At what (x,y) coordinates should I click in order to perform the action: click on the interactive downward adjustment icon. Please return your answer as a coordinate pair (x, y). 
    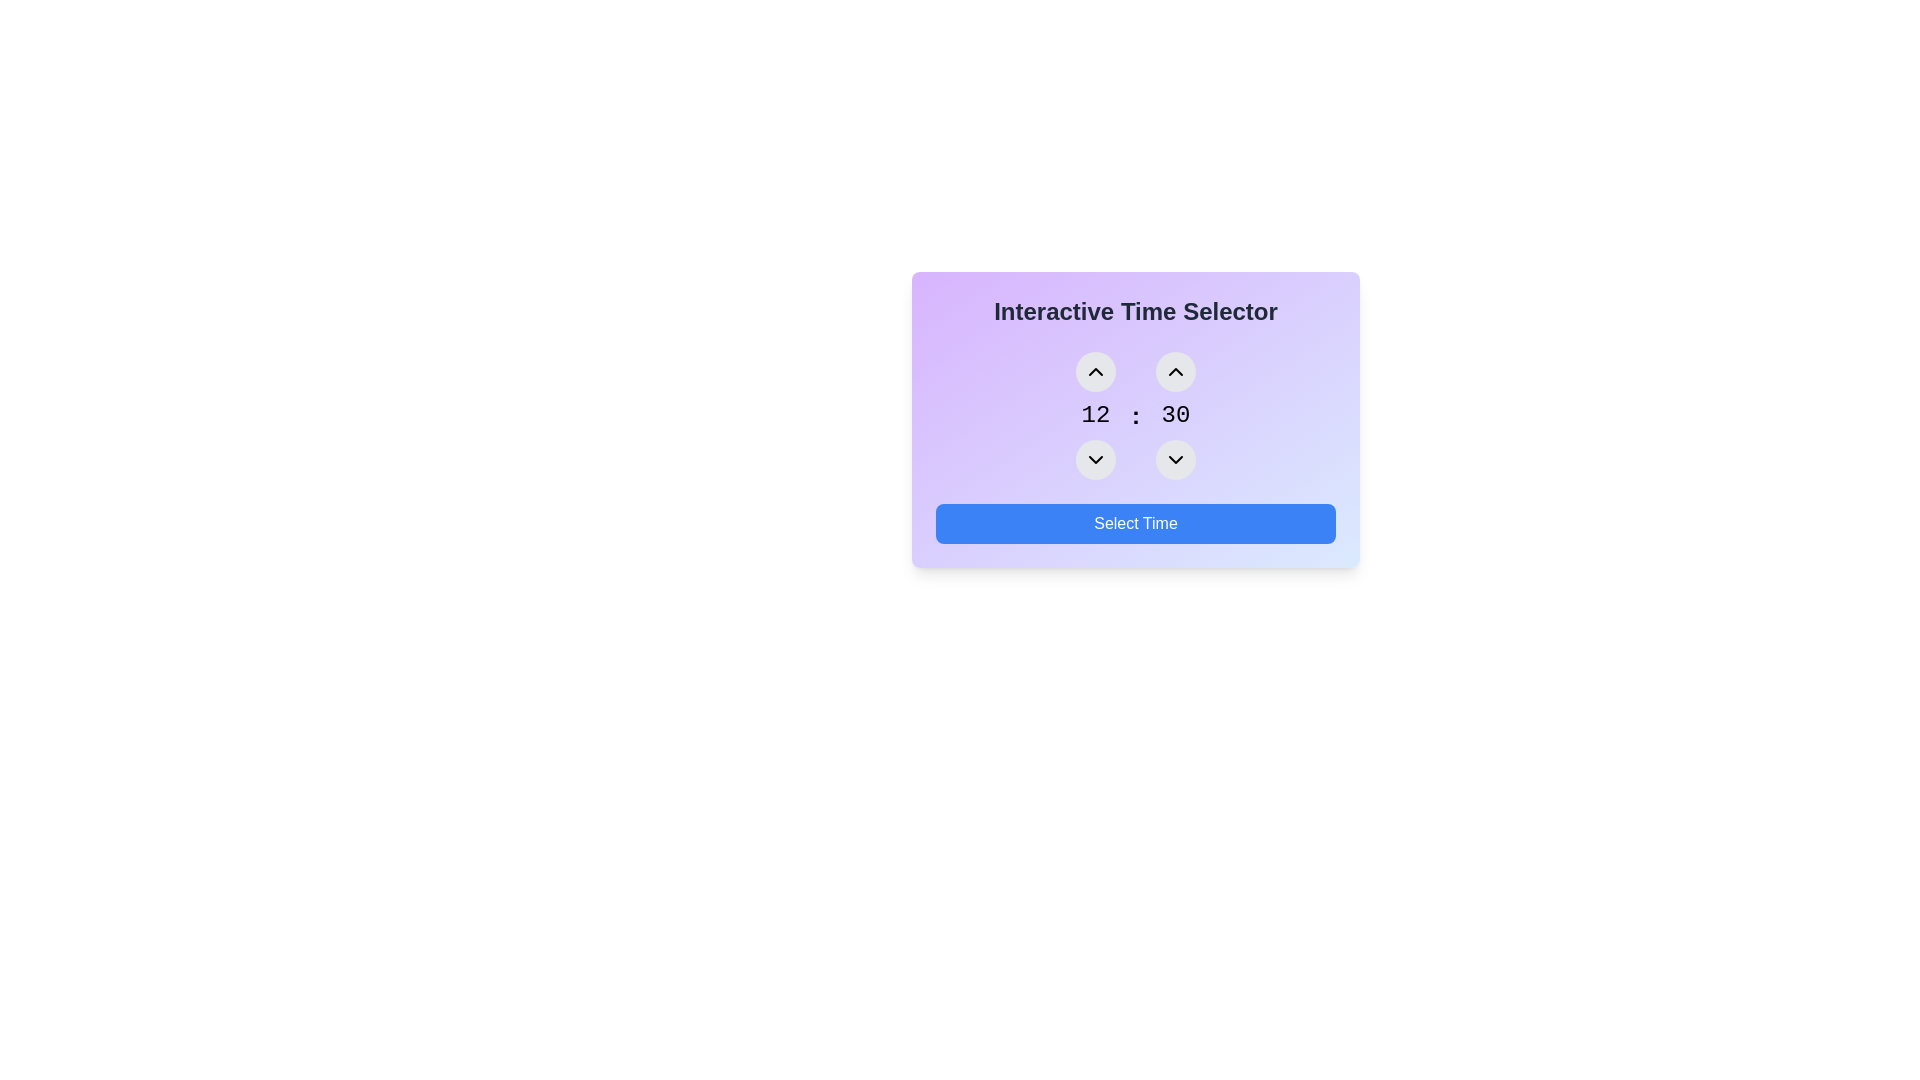
    Looking at the image, I should click on (1176, 459).